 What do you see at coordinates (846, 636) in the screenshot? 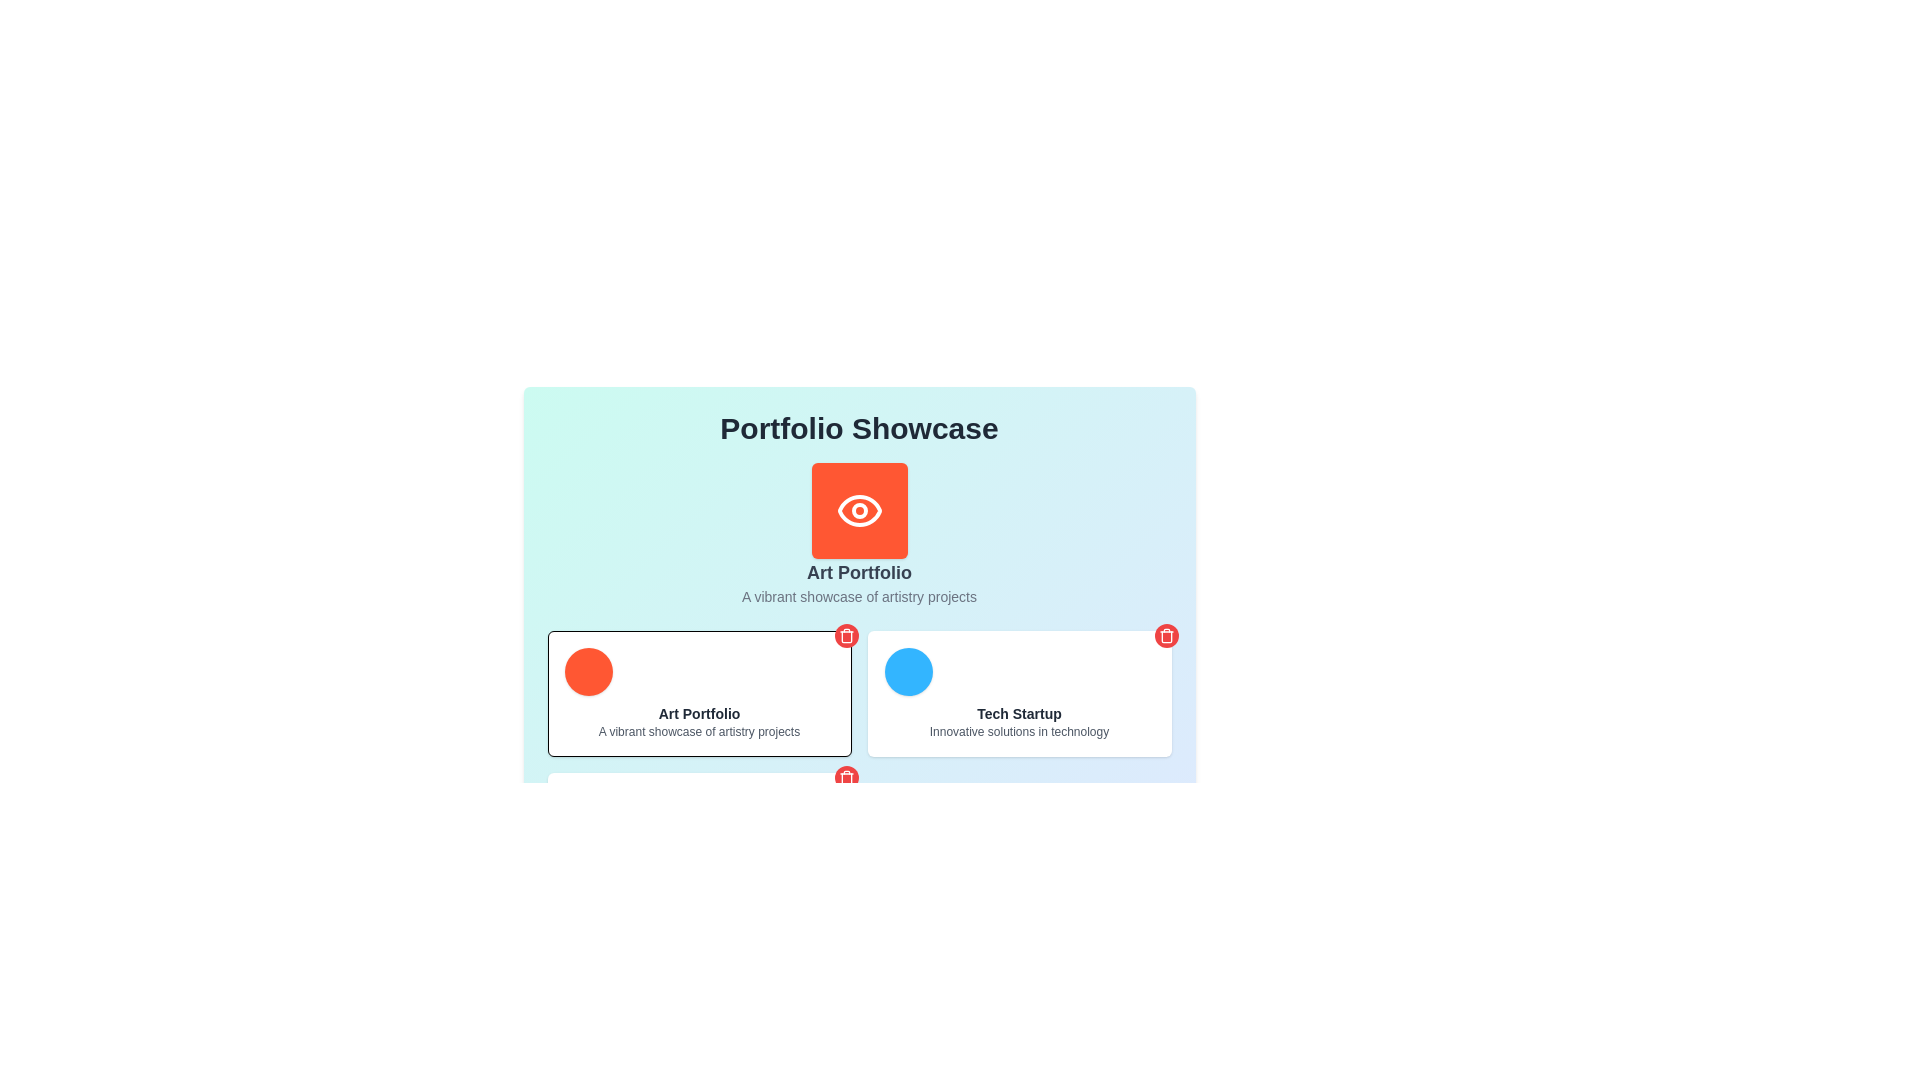
I see `the trash bin icon button located at the top-right corner of the 'Art Portfolio' card` at bounding box center [846, 636].